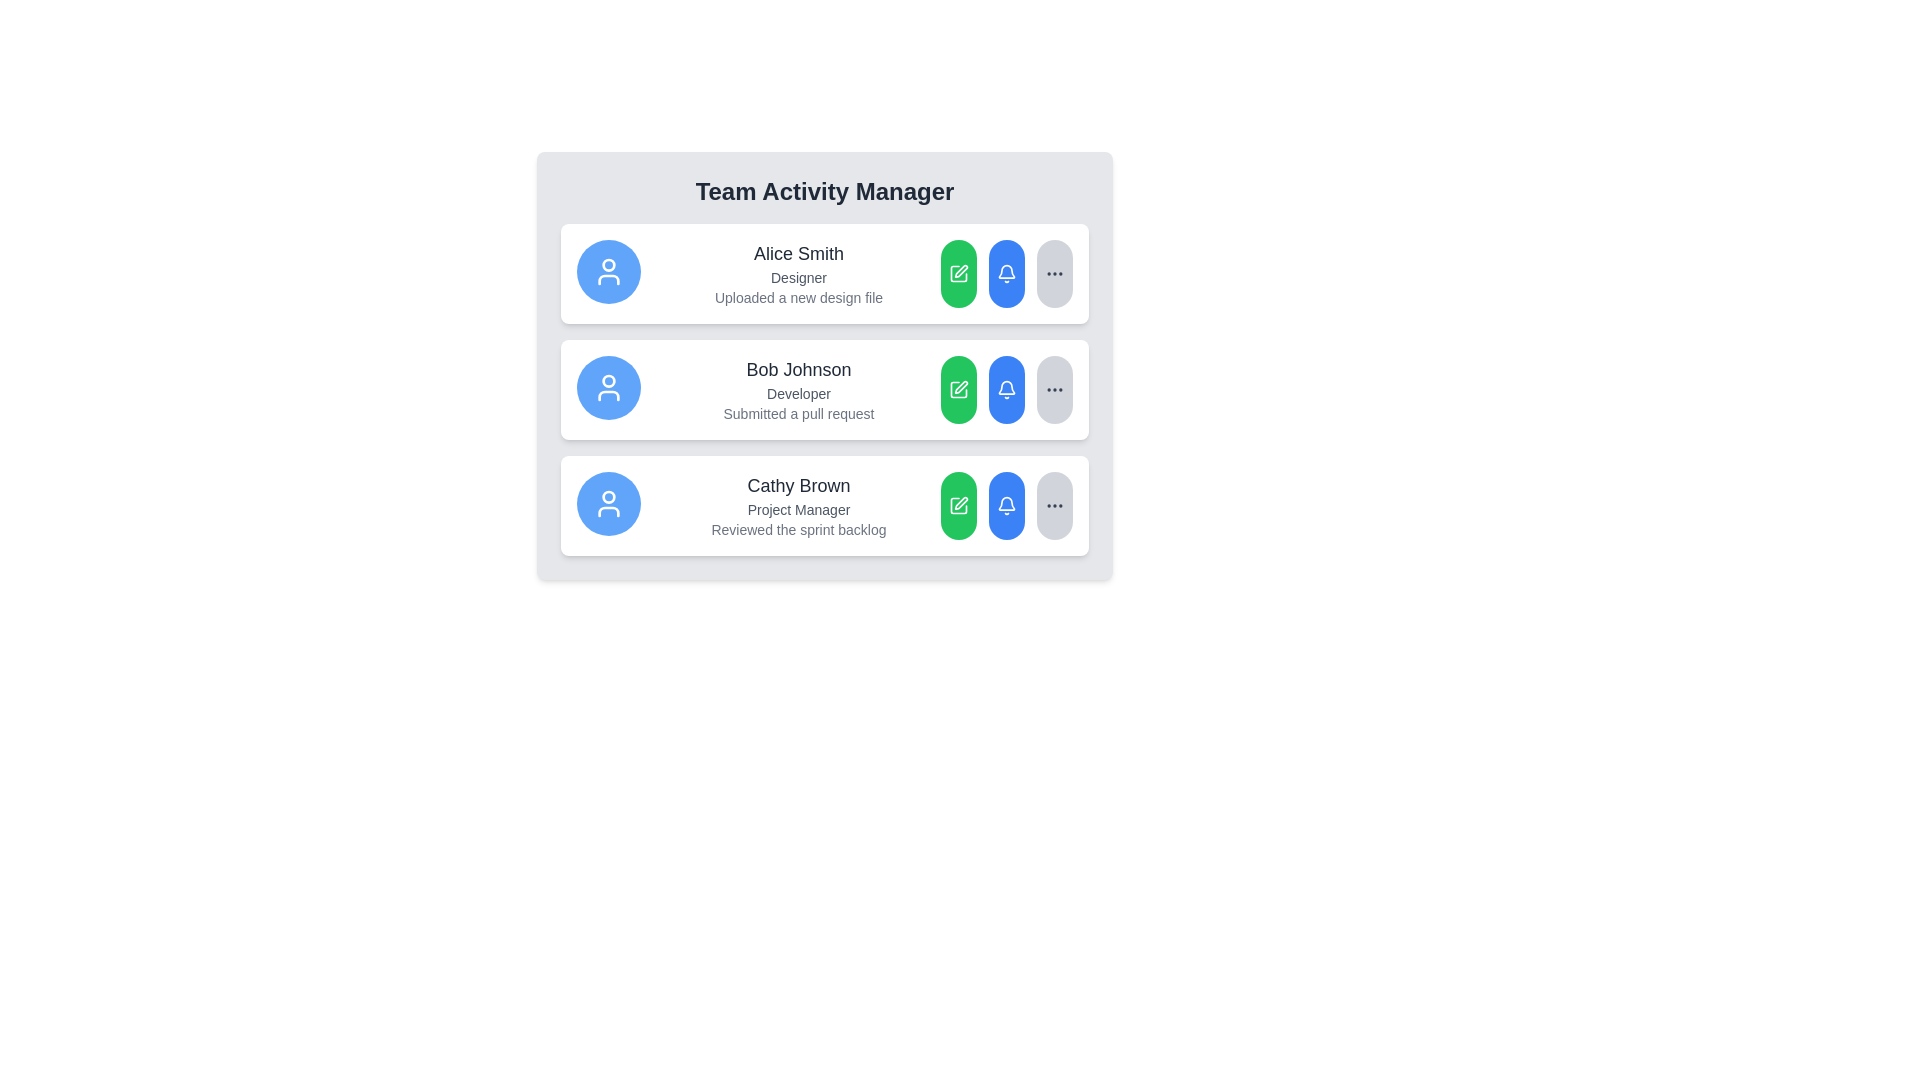 The image size is (1920, 1080). I want to click on the user's avatar icon, which is the first blue circular icon in a vertical list, located to the left of the entry labeled 'Alice Smith.', so click(608, 272).